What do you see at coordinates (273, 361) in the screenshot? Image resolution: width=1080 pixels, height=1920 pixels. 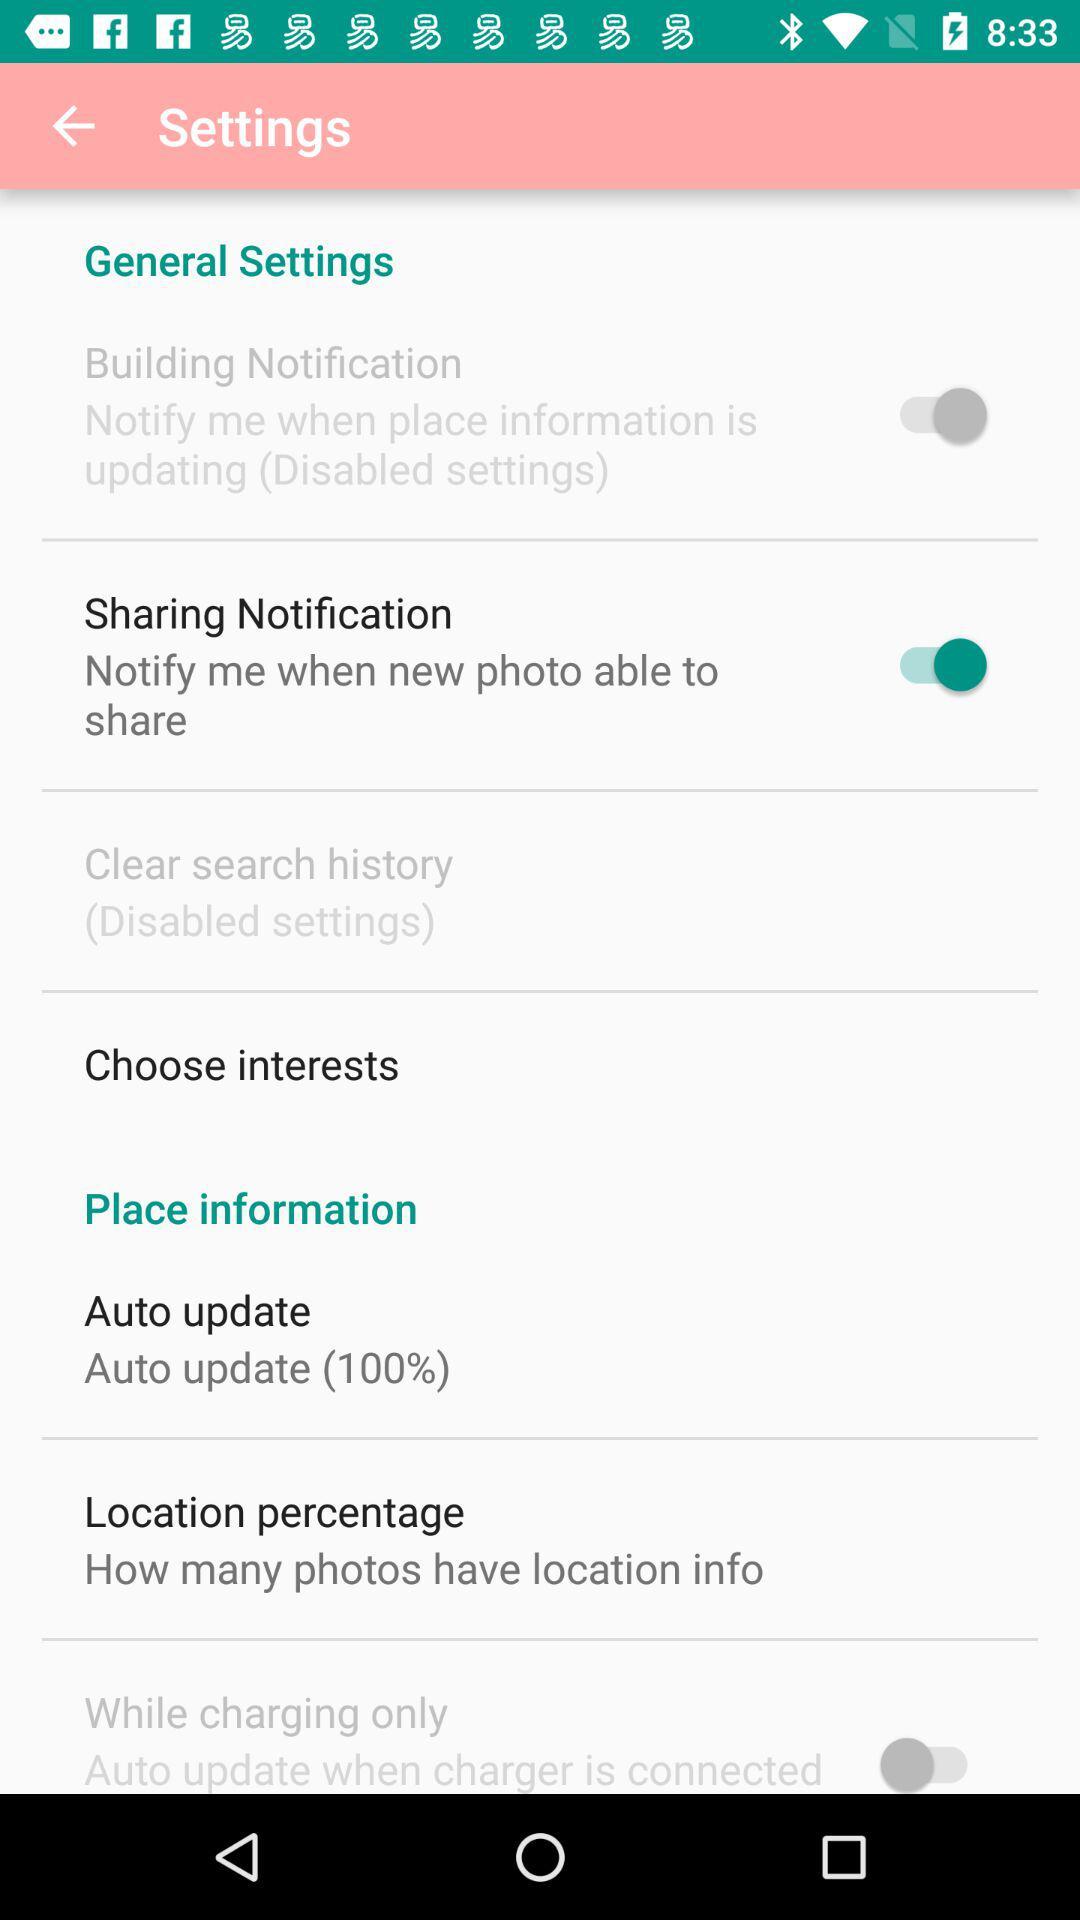 I see `the icon below general settings icon` at bounding box center [273, 361].